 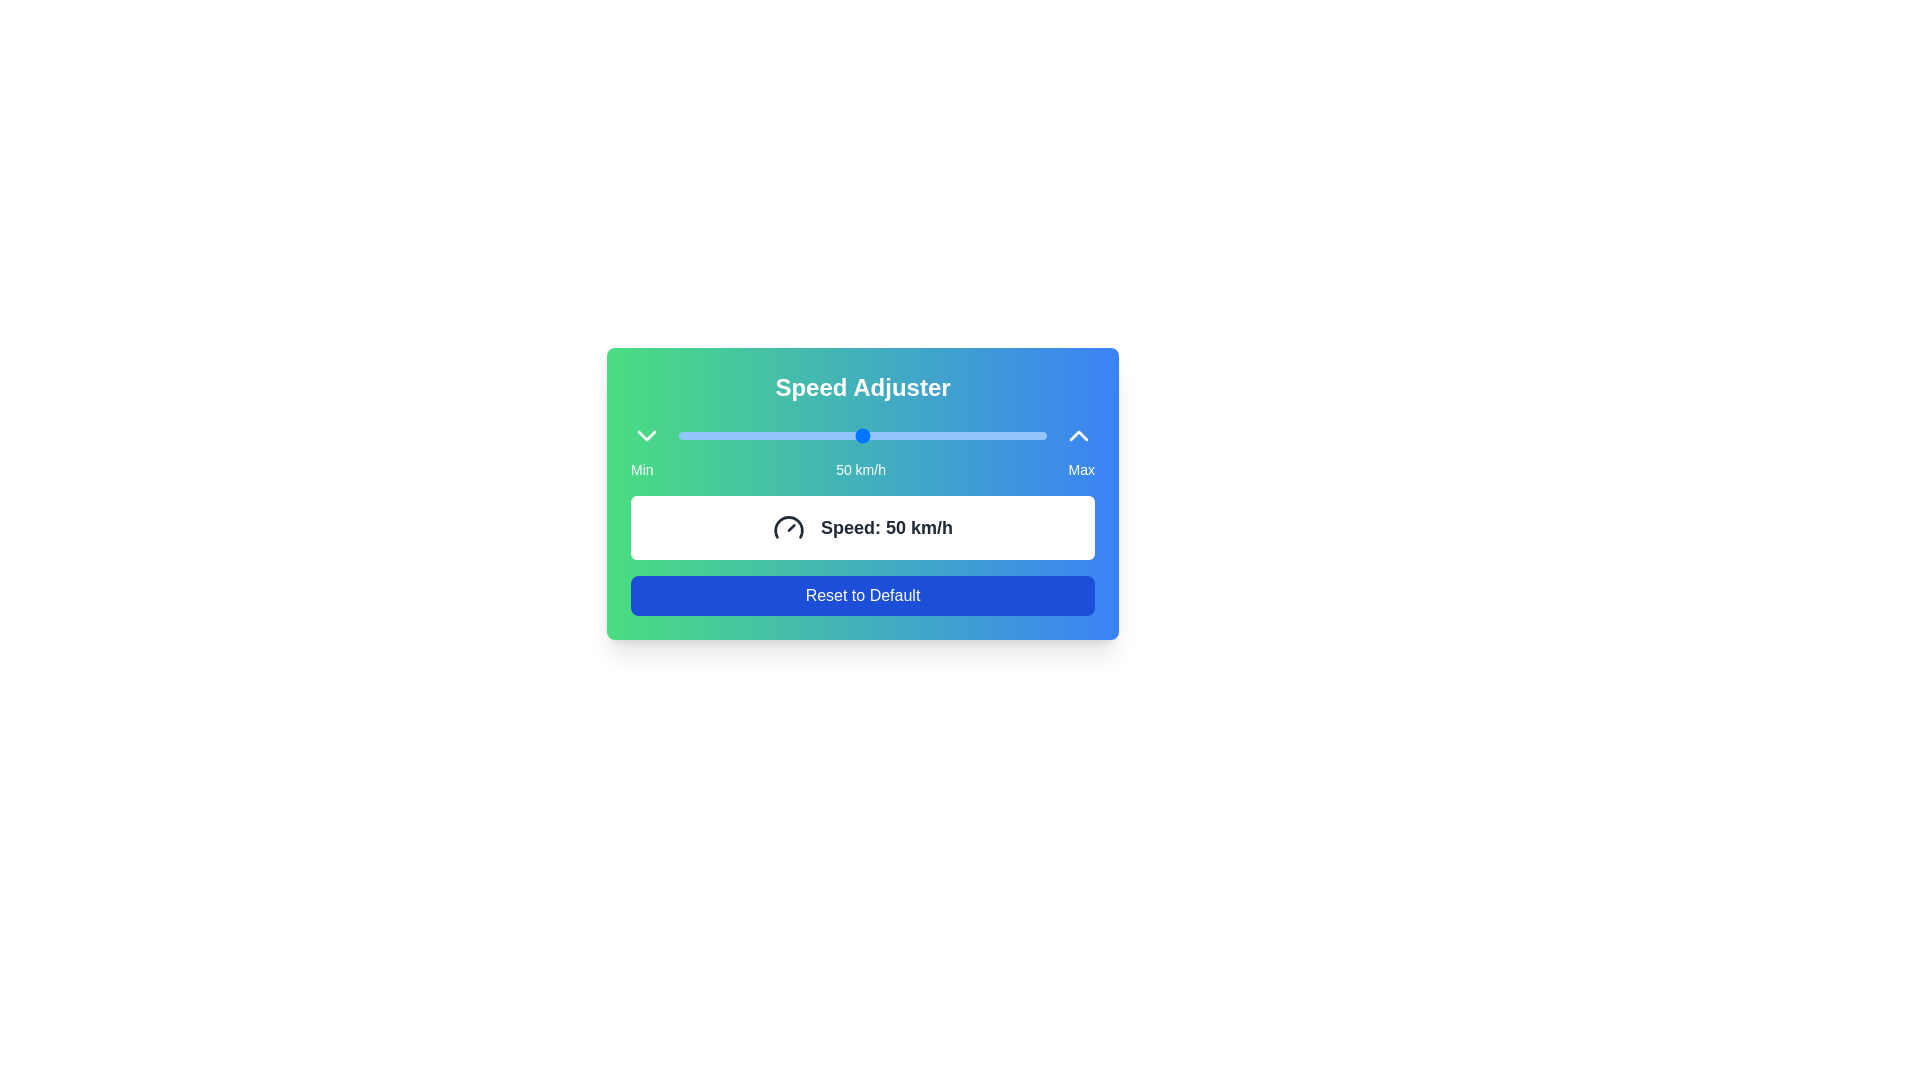 What do you see at coordinates (891, 434) in the screenshot?
I see `the slider value` at bounding box center [891, 434].